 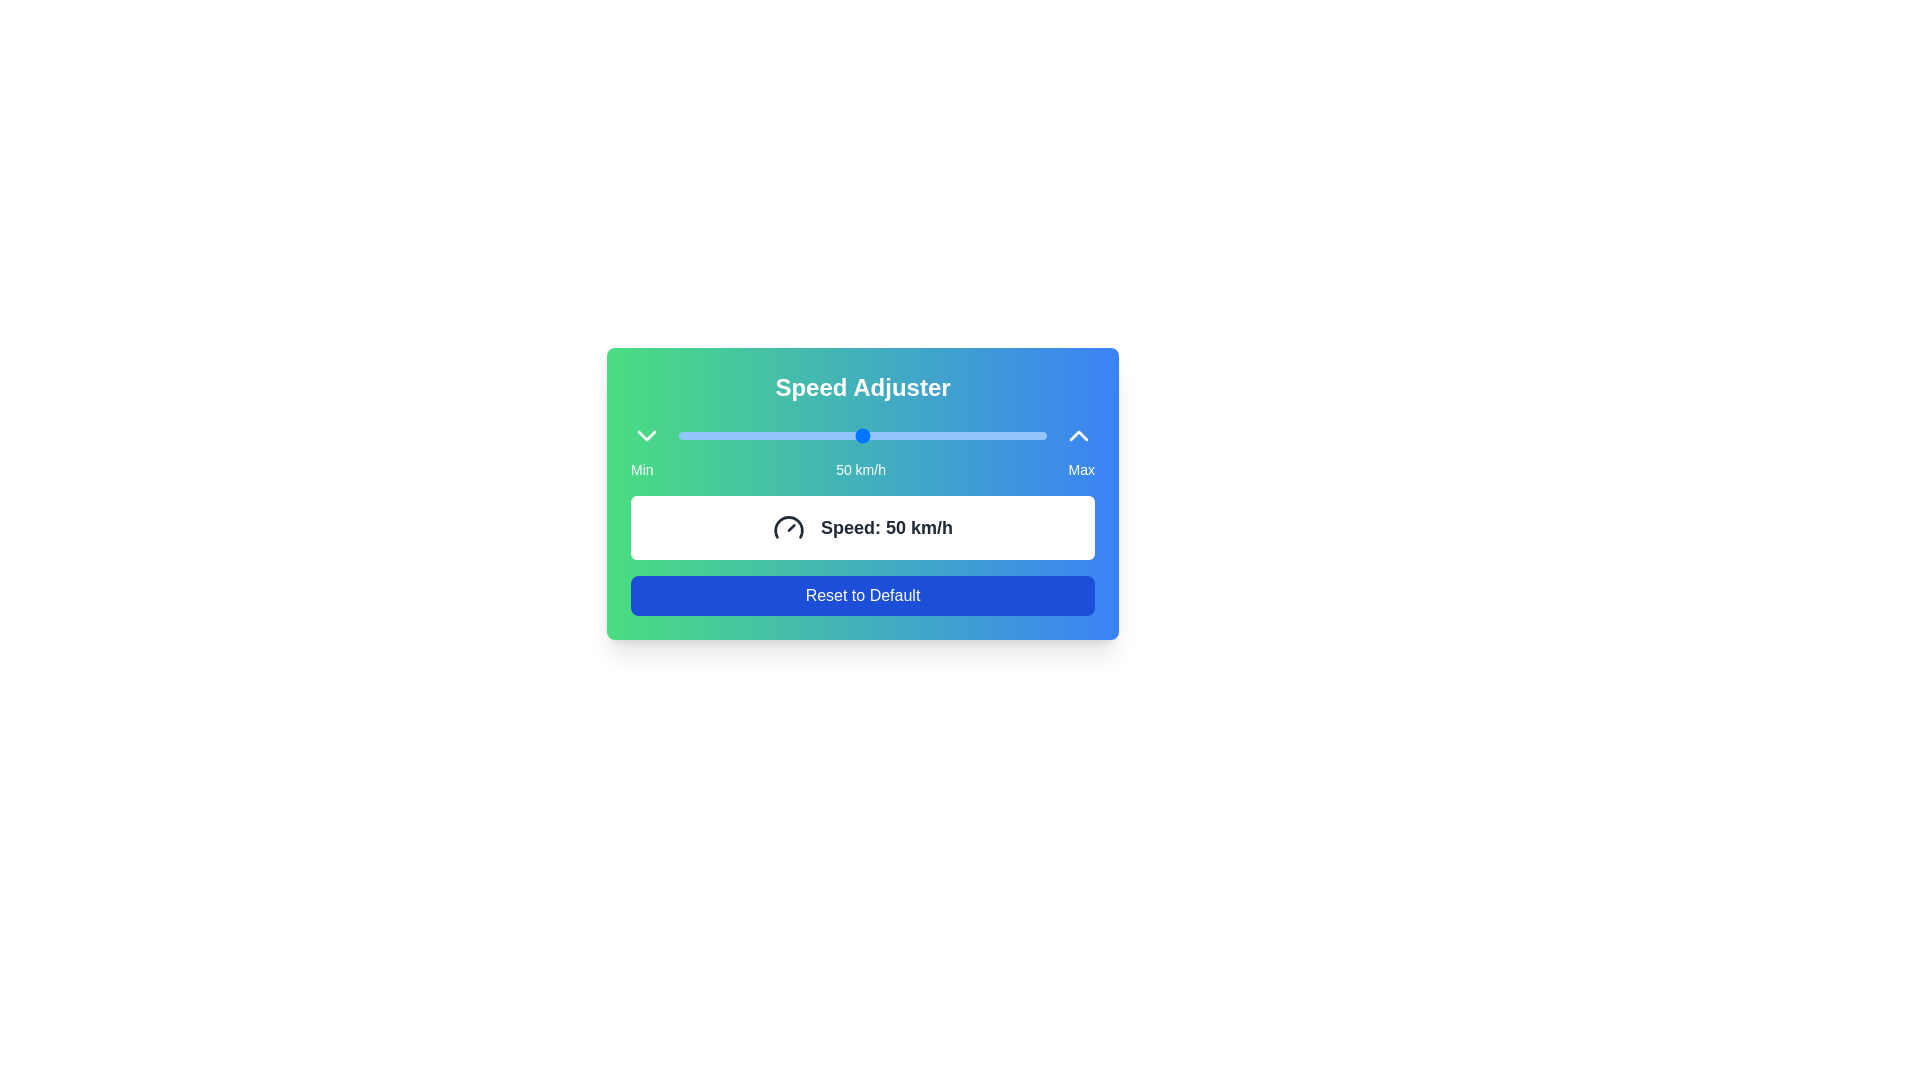 What do you see at coordinates (891, 434) in the screenshot?
I see `the slider value` at bounding box center [891, 434].